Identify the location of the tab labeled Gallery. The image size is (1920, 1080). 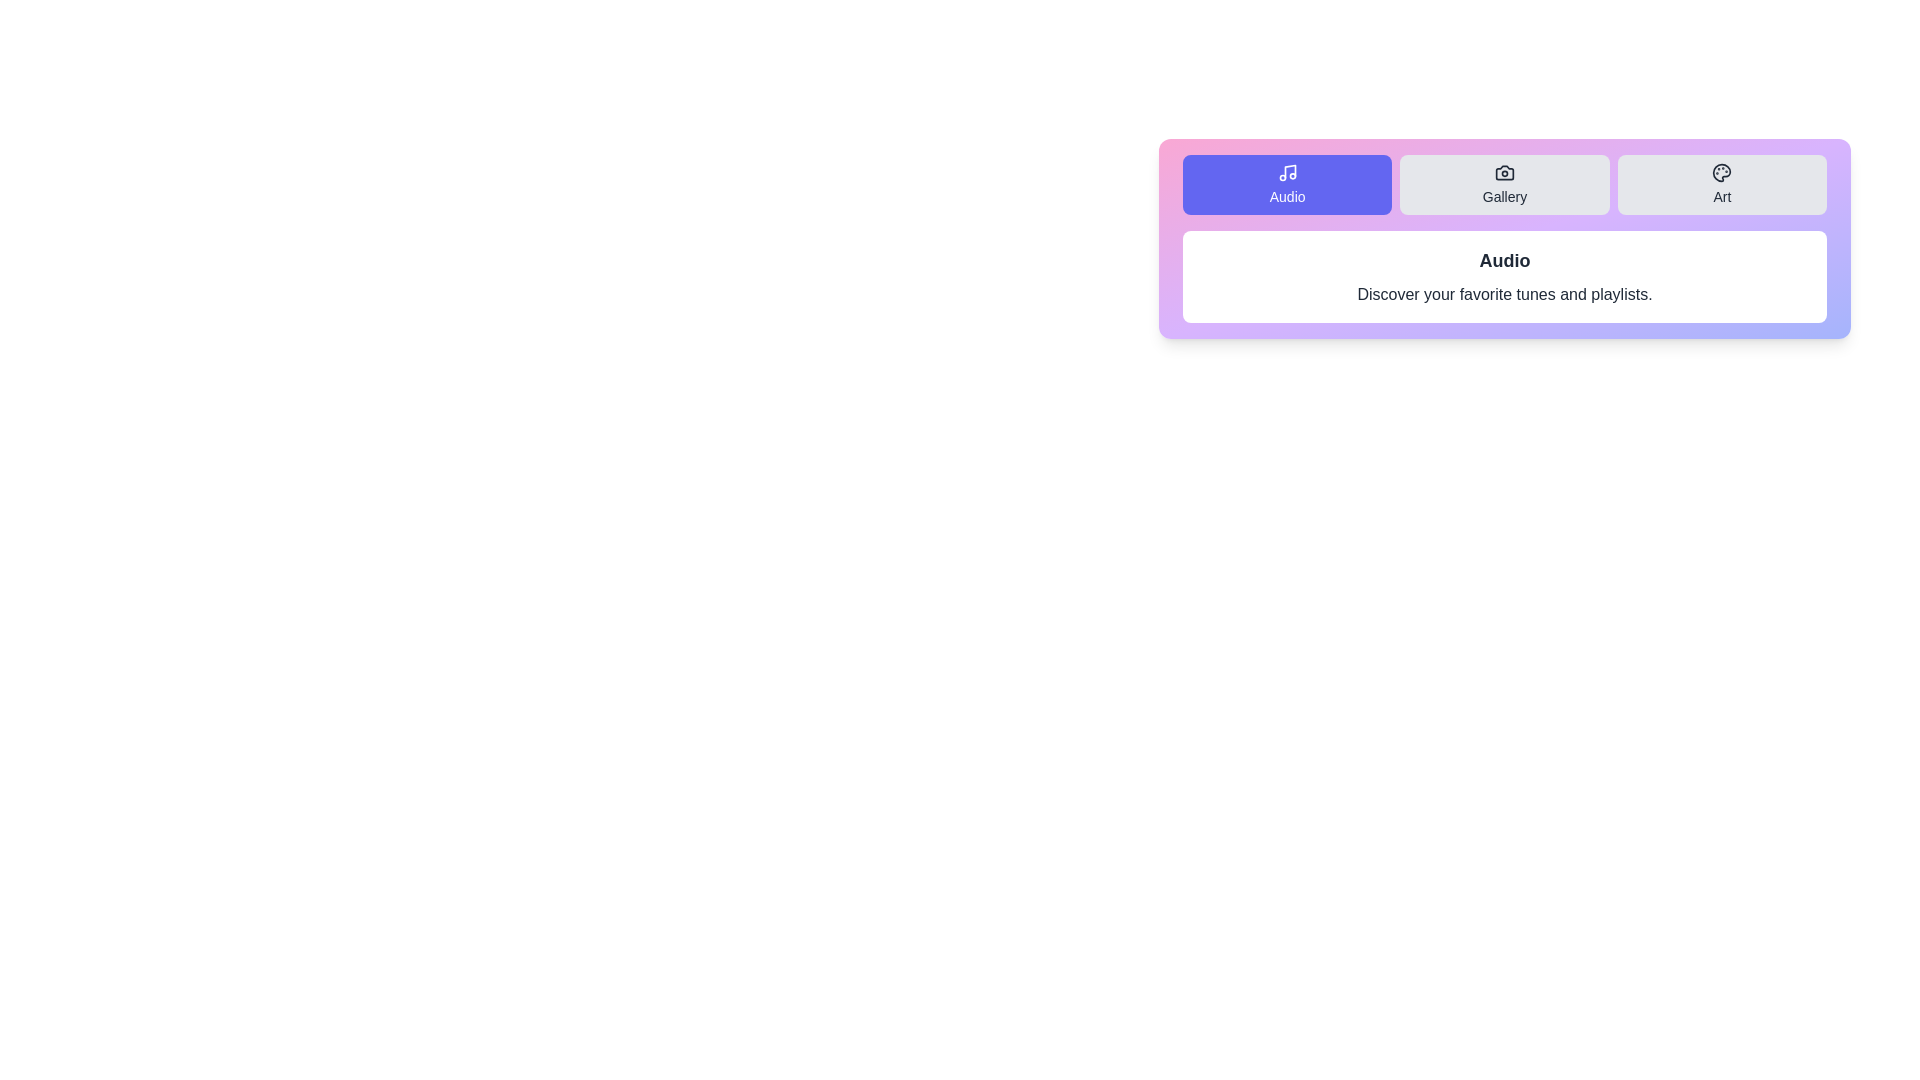
(1504, 185).